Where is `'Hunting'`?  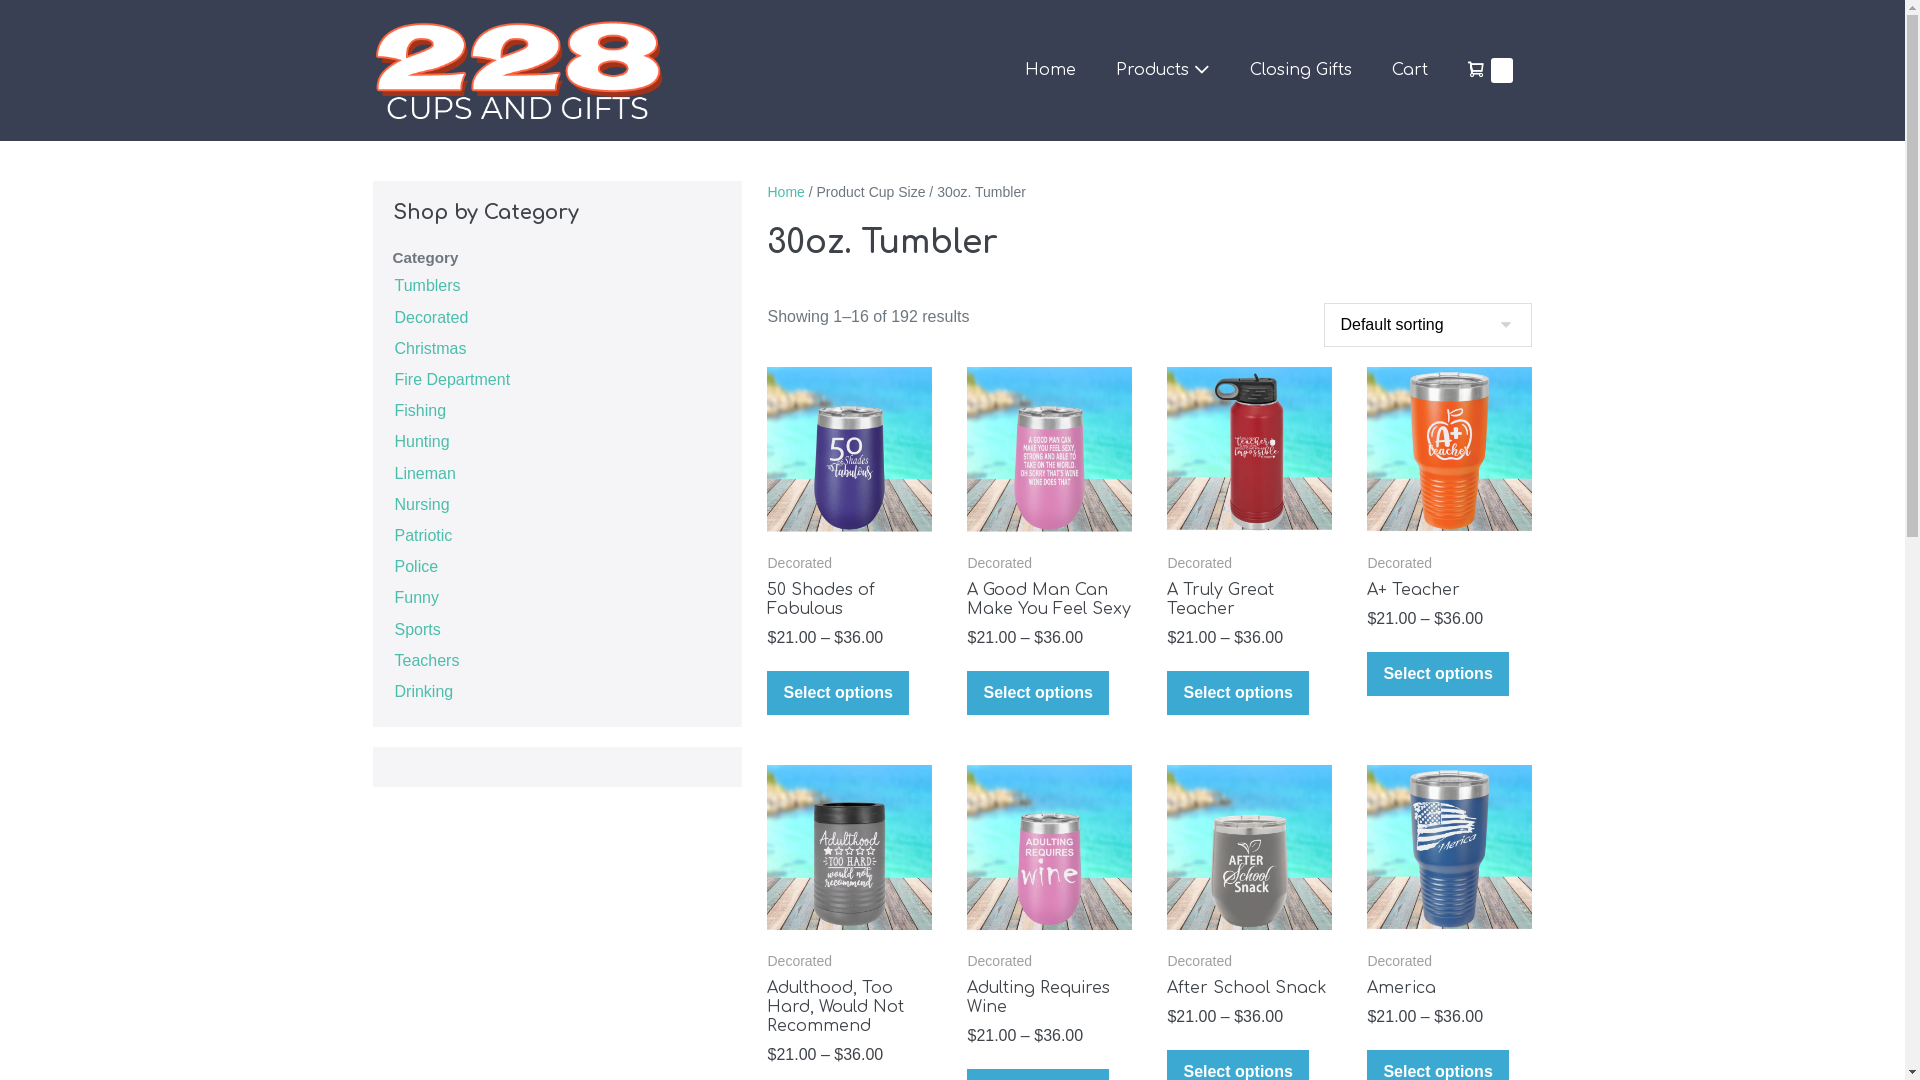
'Hunting' is located at coordinates (392, 439).